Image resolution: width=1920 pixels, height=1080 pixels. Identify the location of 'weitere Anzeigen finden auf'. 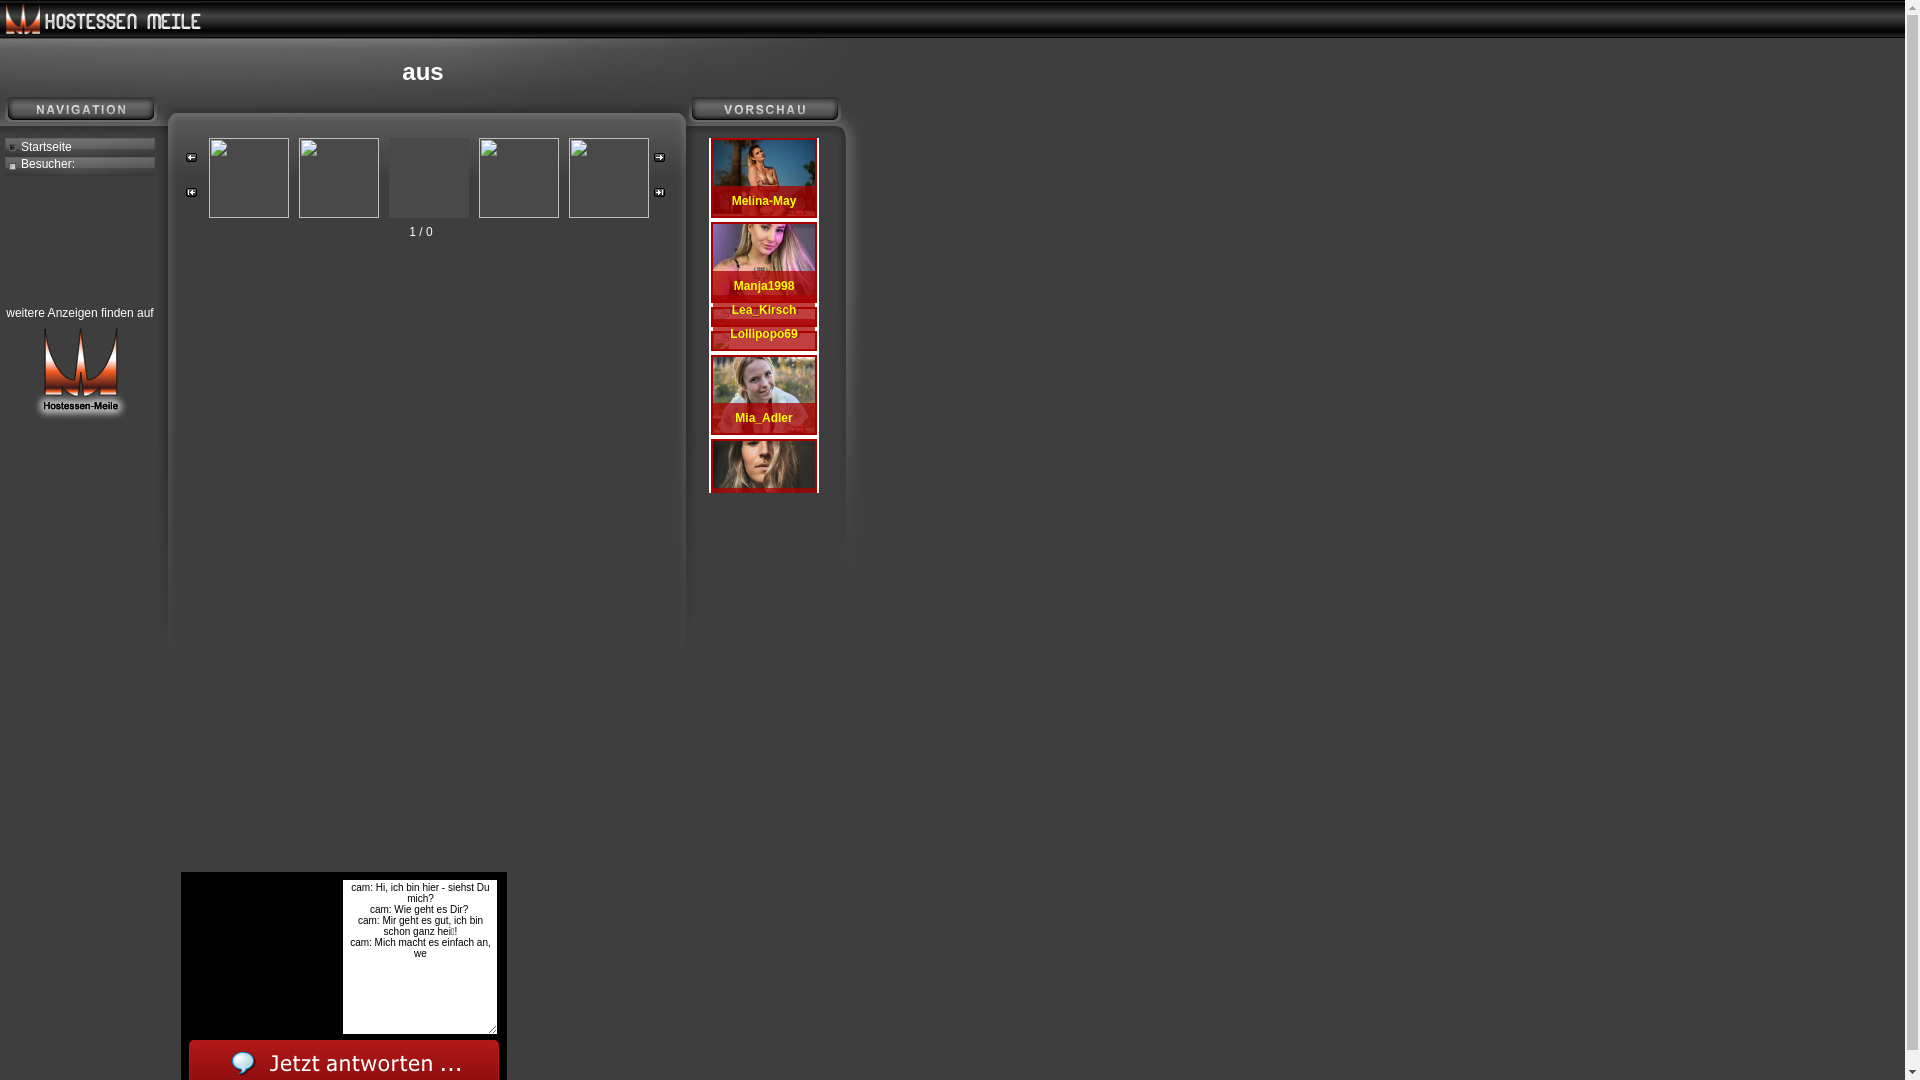
(79, 364).